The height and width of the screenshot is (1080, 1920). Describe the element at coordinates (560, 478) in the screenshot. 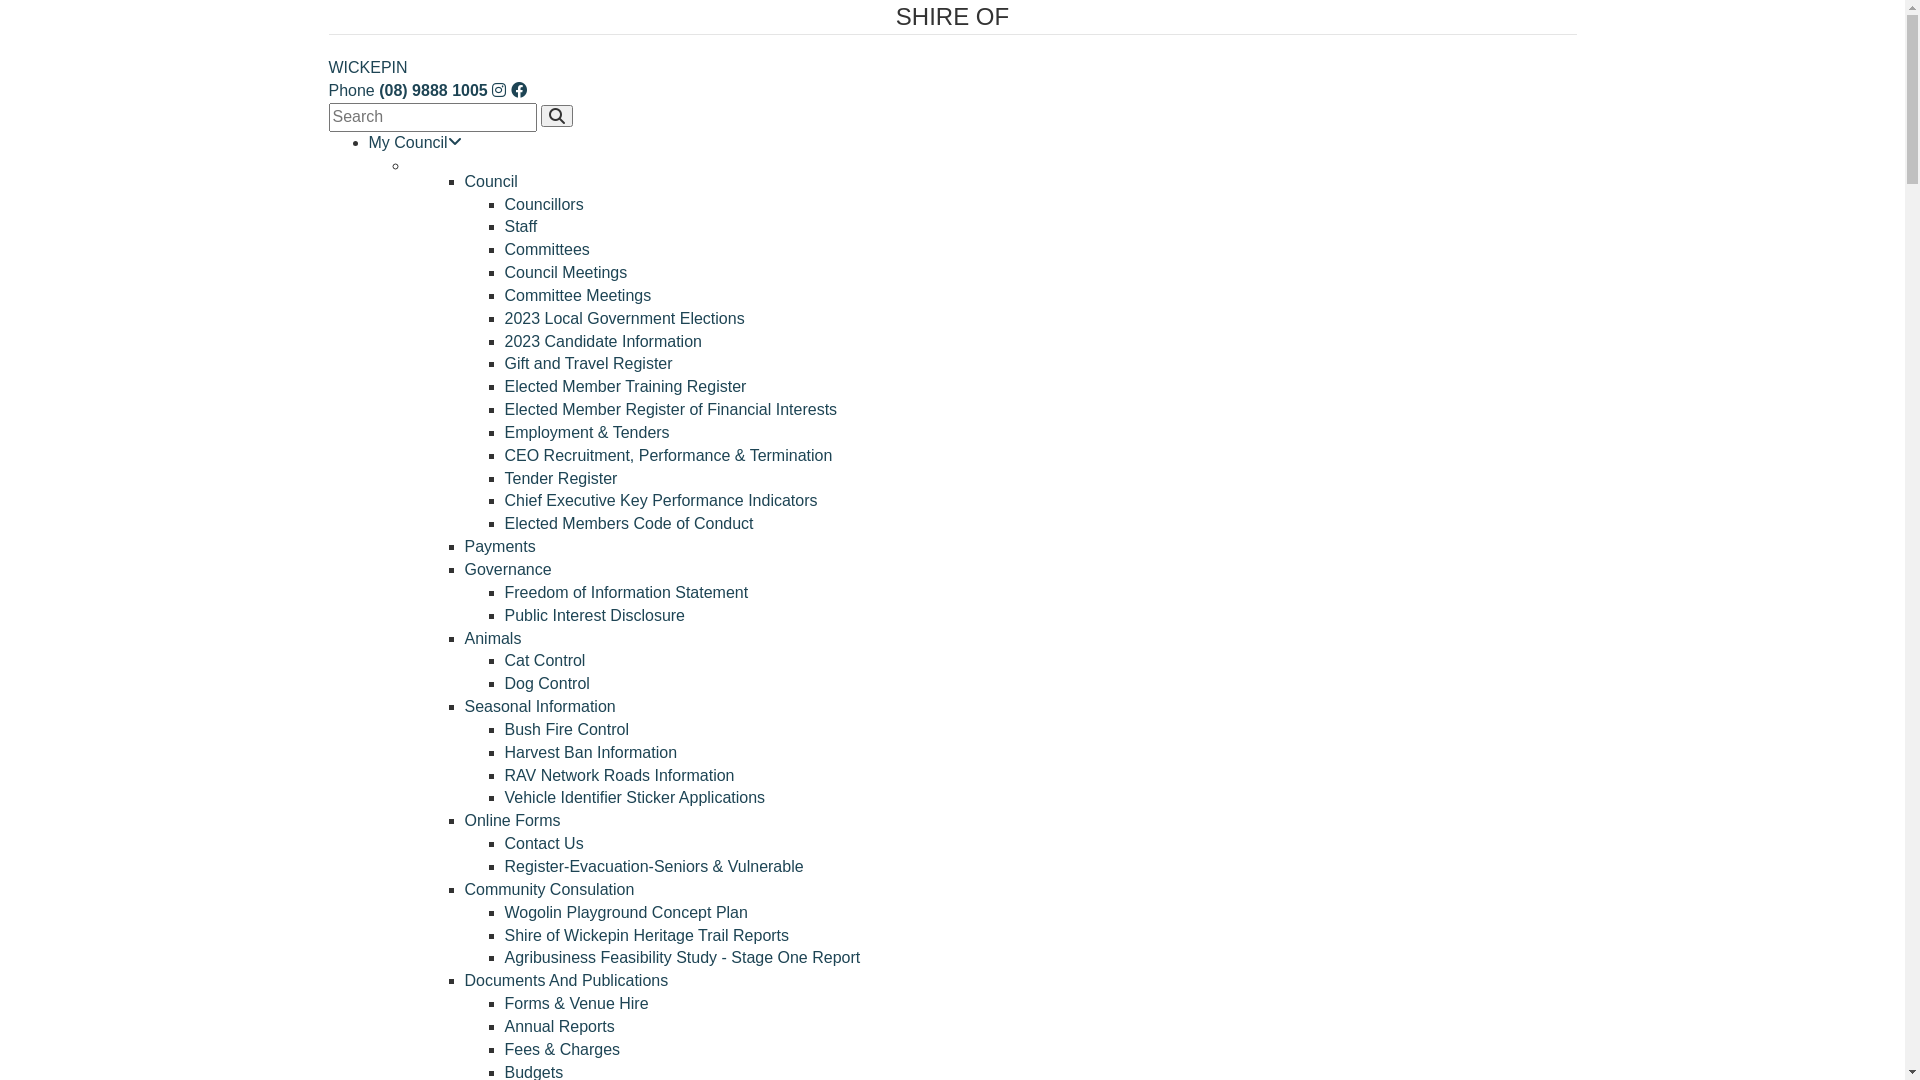

I see `'Tender Register'` at that location.